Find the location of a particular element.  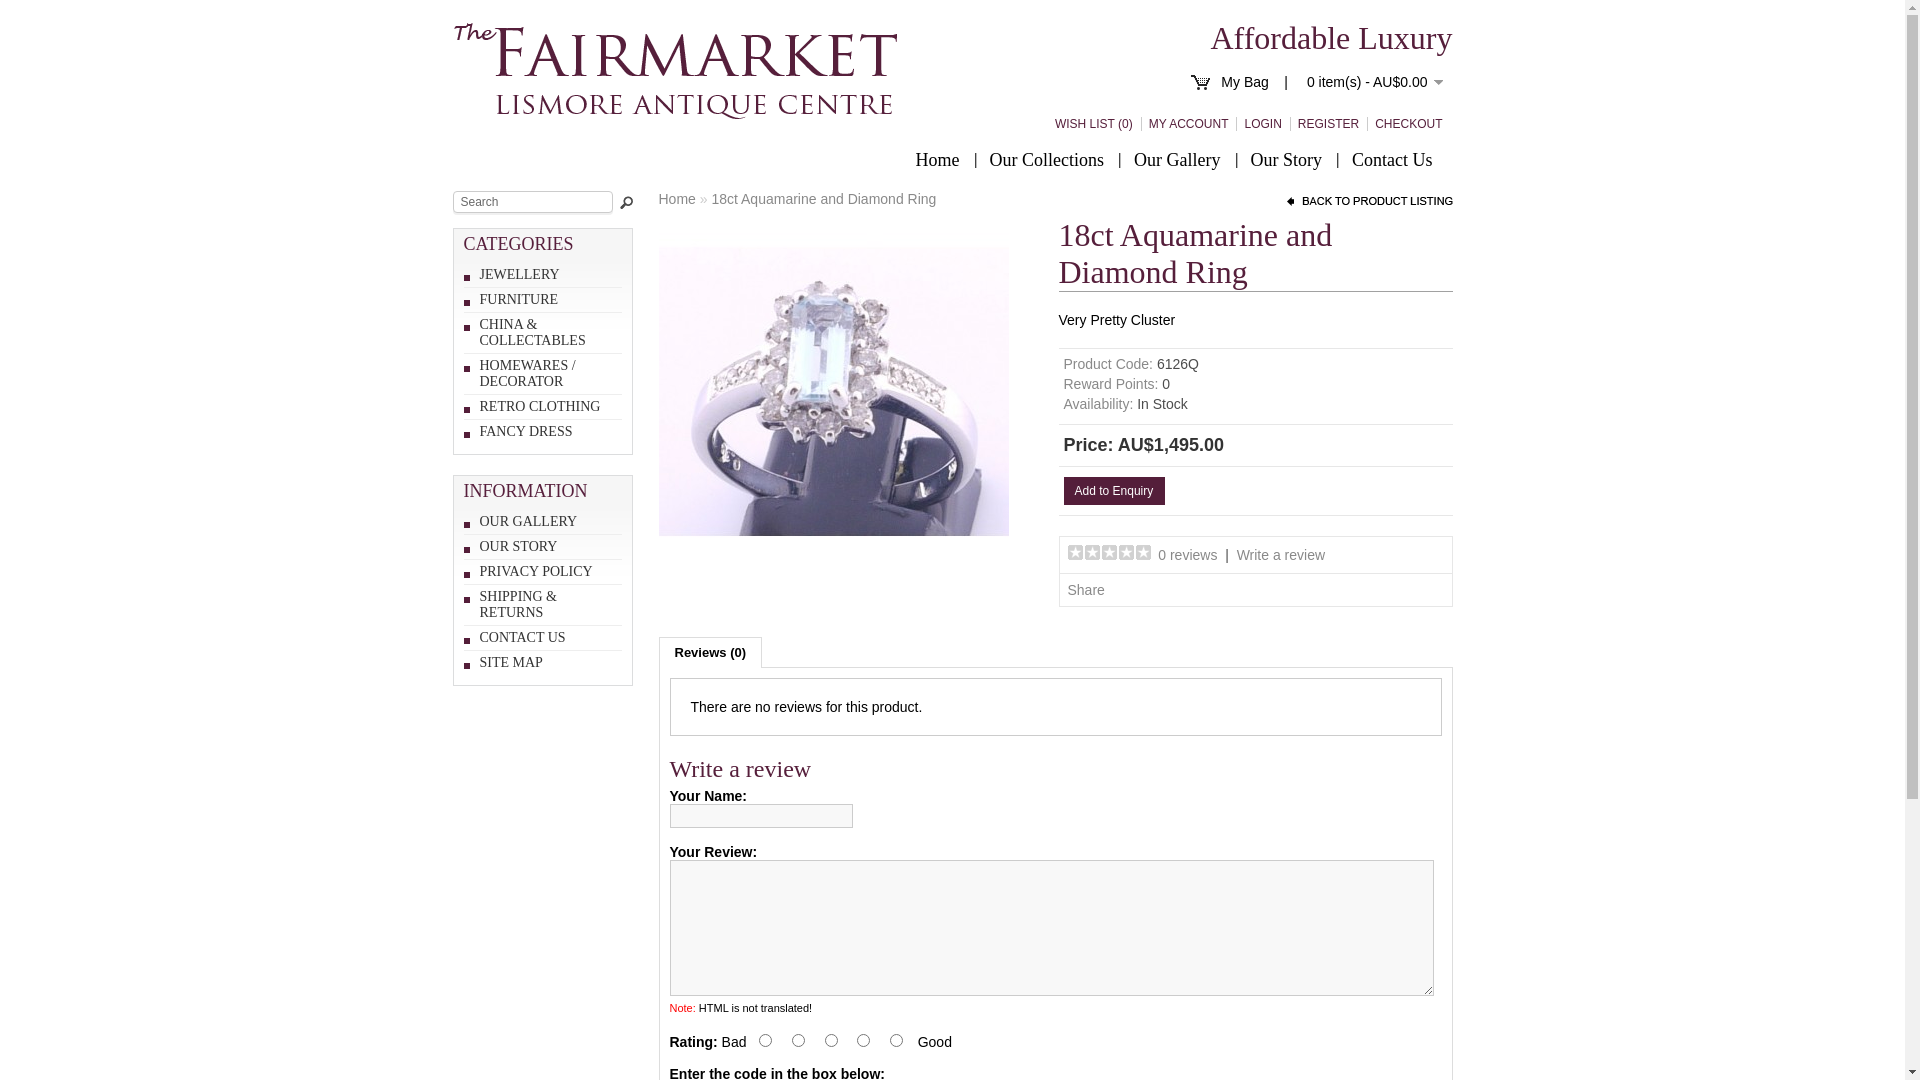

'FANCY DRESS' is located at coordinates (526, 430).